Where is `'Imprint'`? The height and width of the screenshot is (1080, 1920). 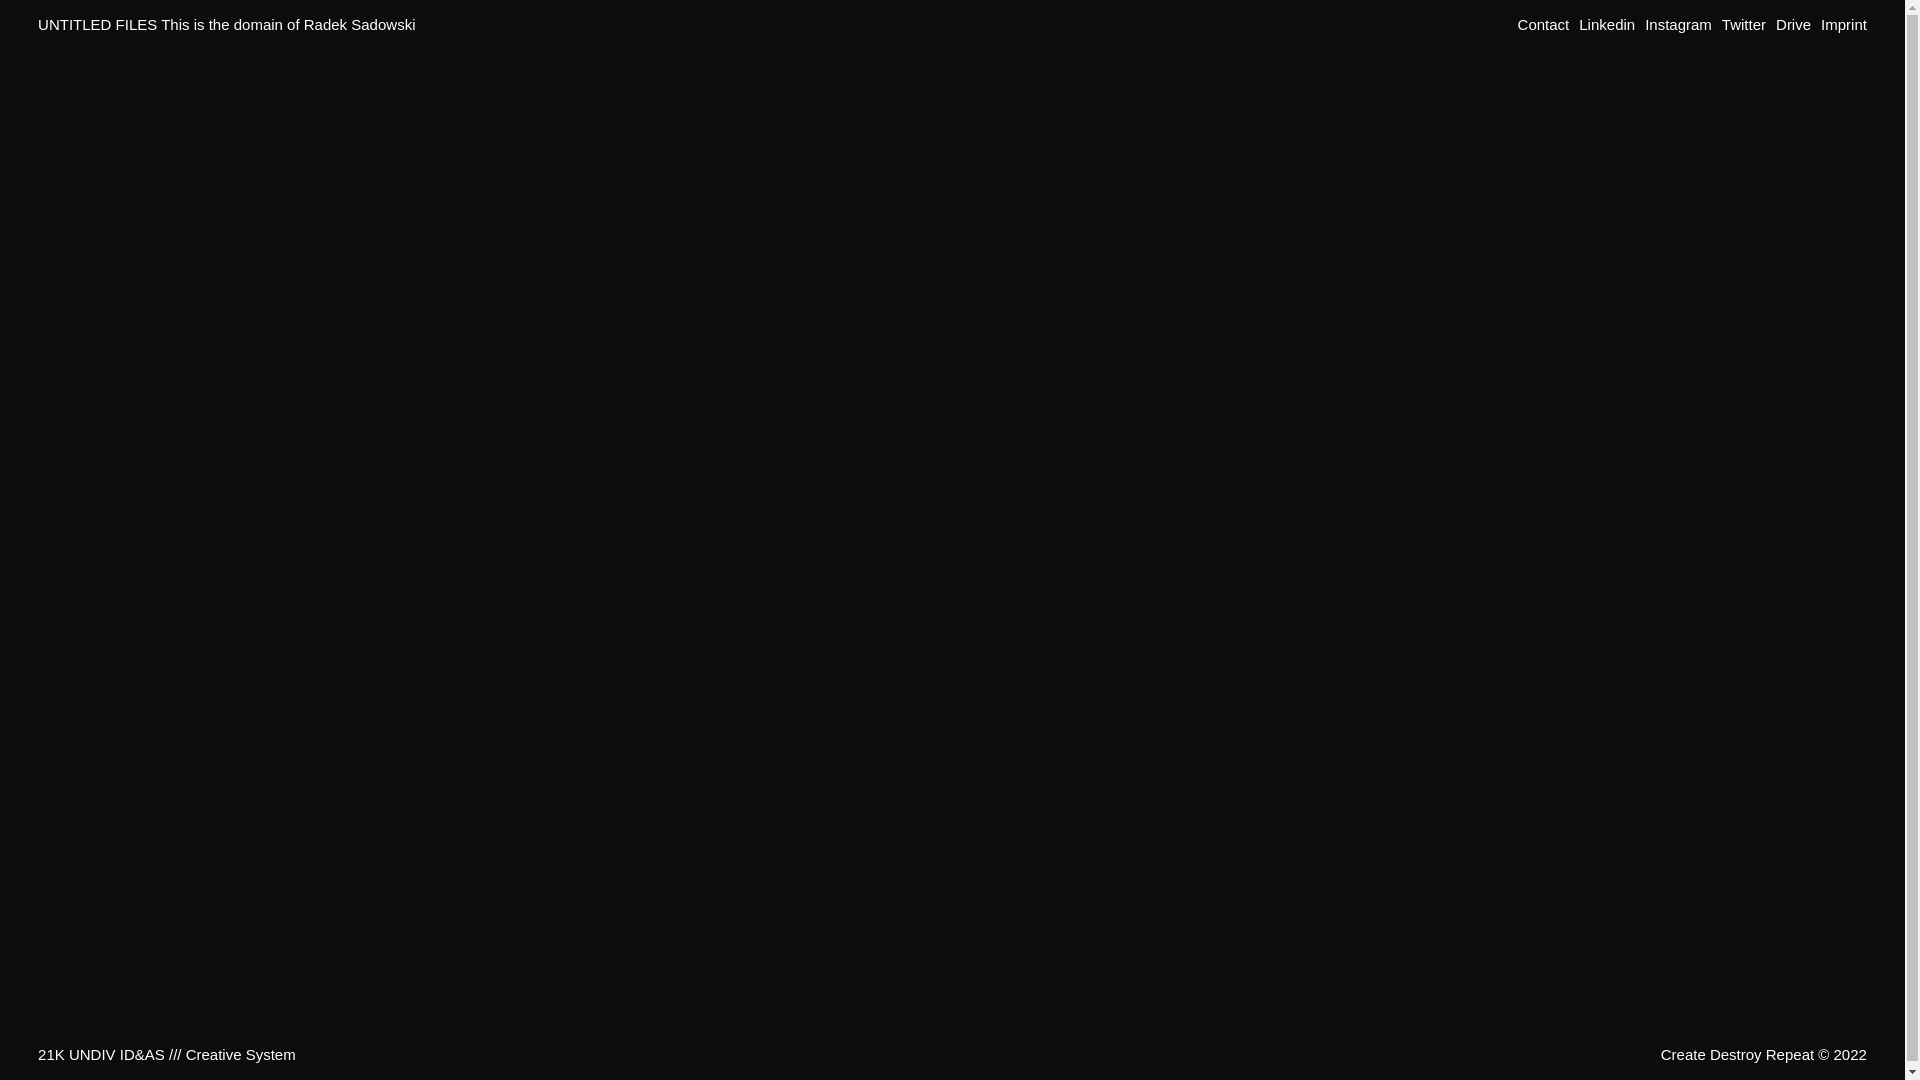
'Imprint' is located at coordinates (1820, 24).